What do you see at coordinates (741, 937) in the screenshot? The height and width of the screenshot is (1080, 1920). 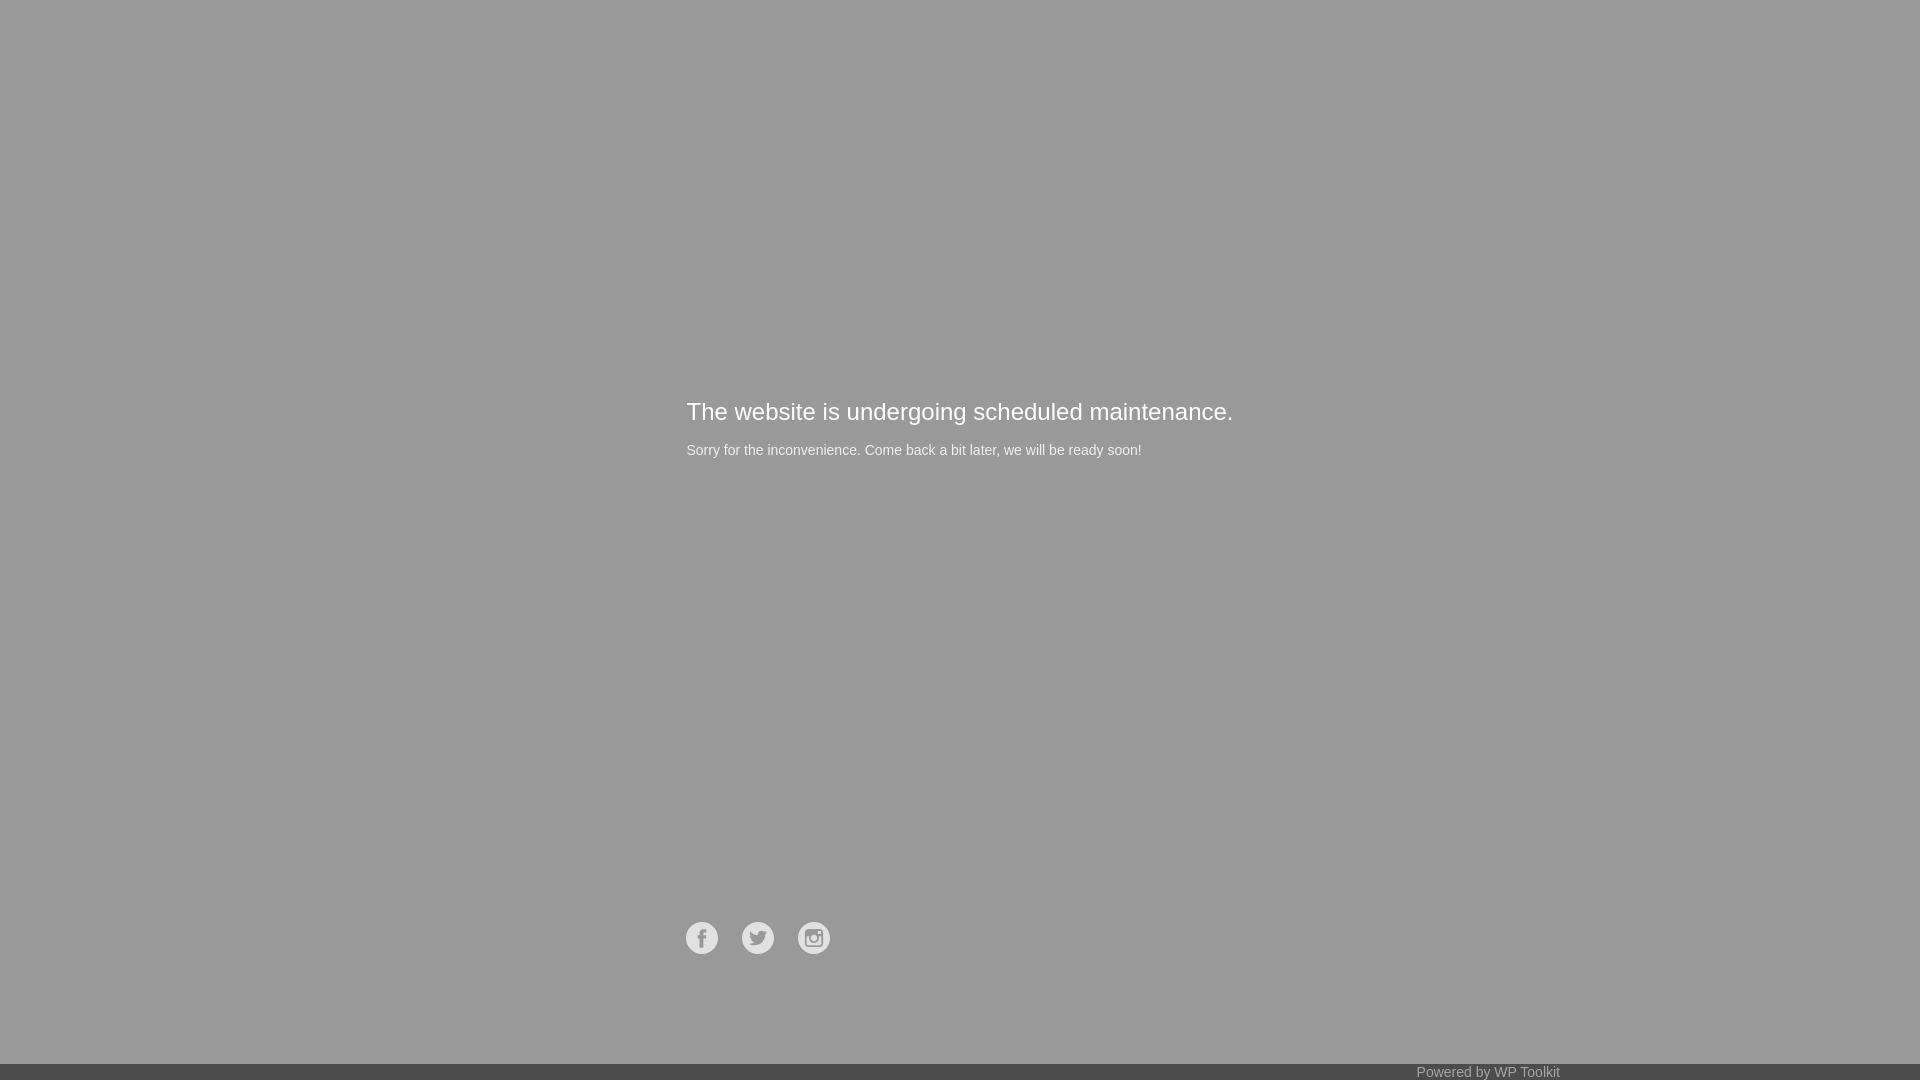 I see `'Twitter'` at bounding box center [741, 937].